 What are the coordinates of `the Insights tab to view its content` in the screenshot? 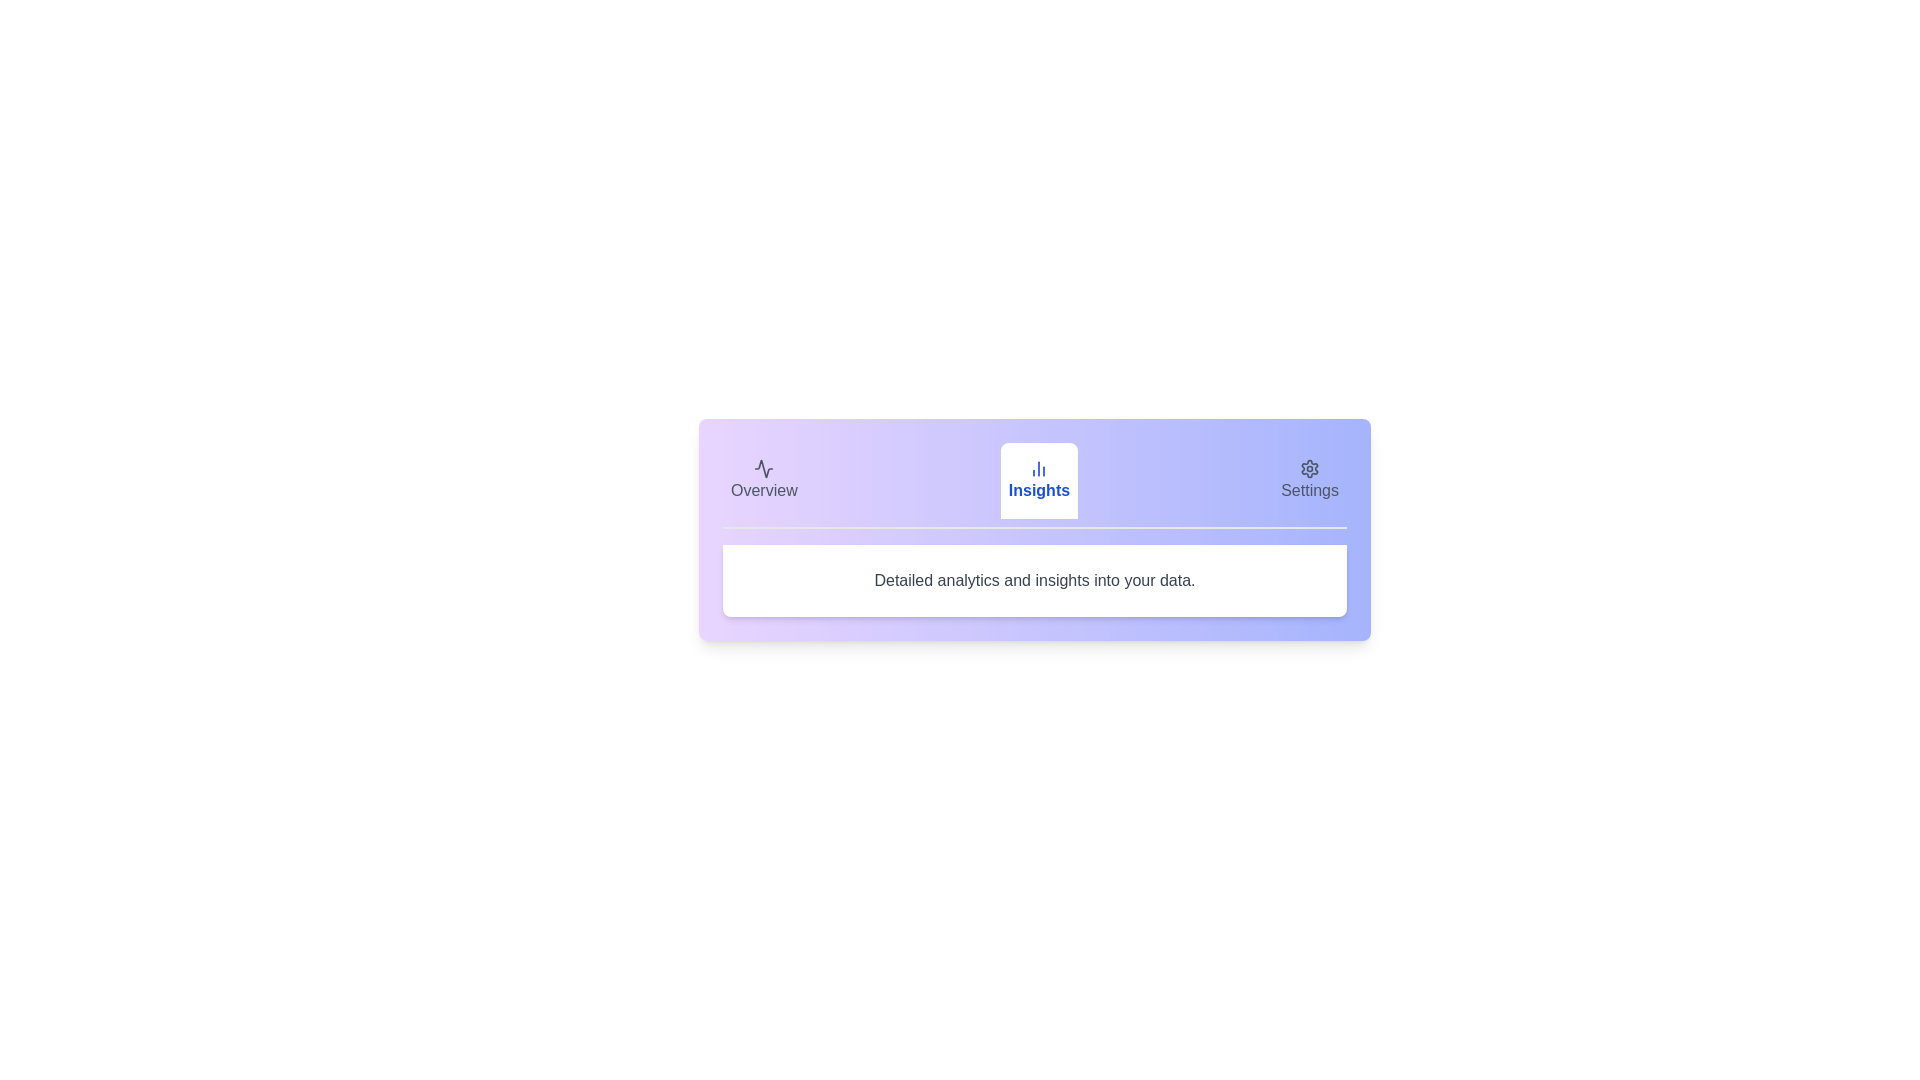 It's located at (1039, 481).